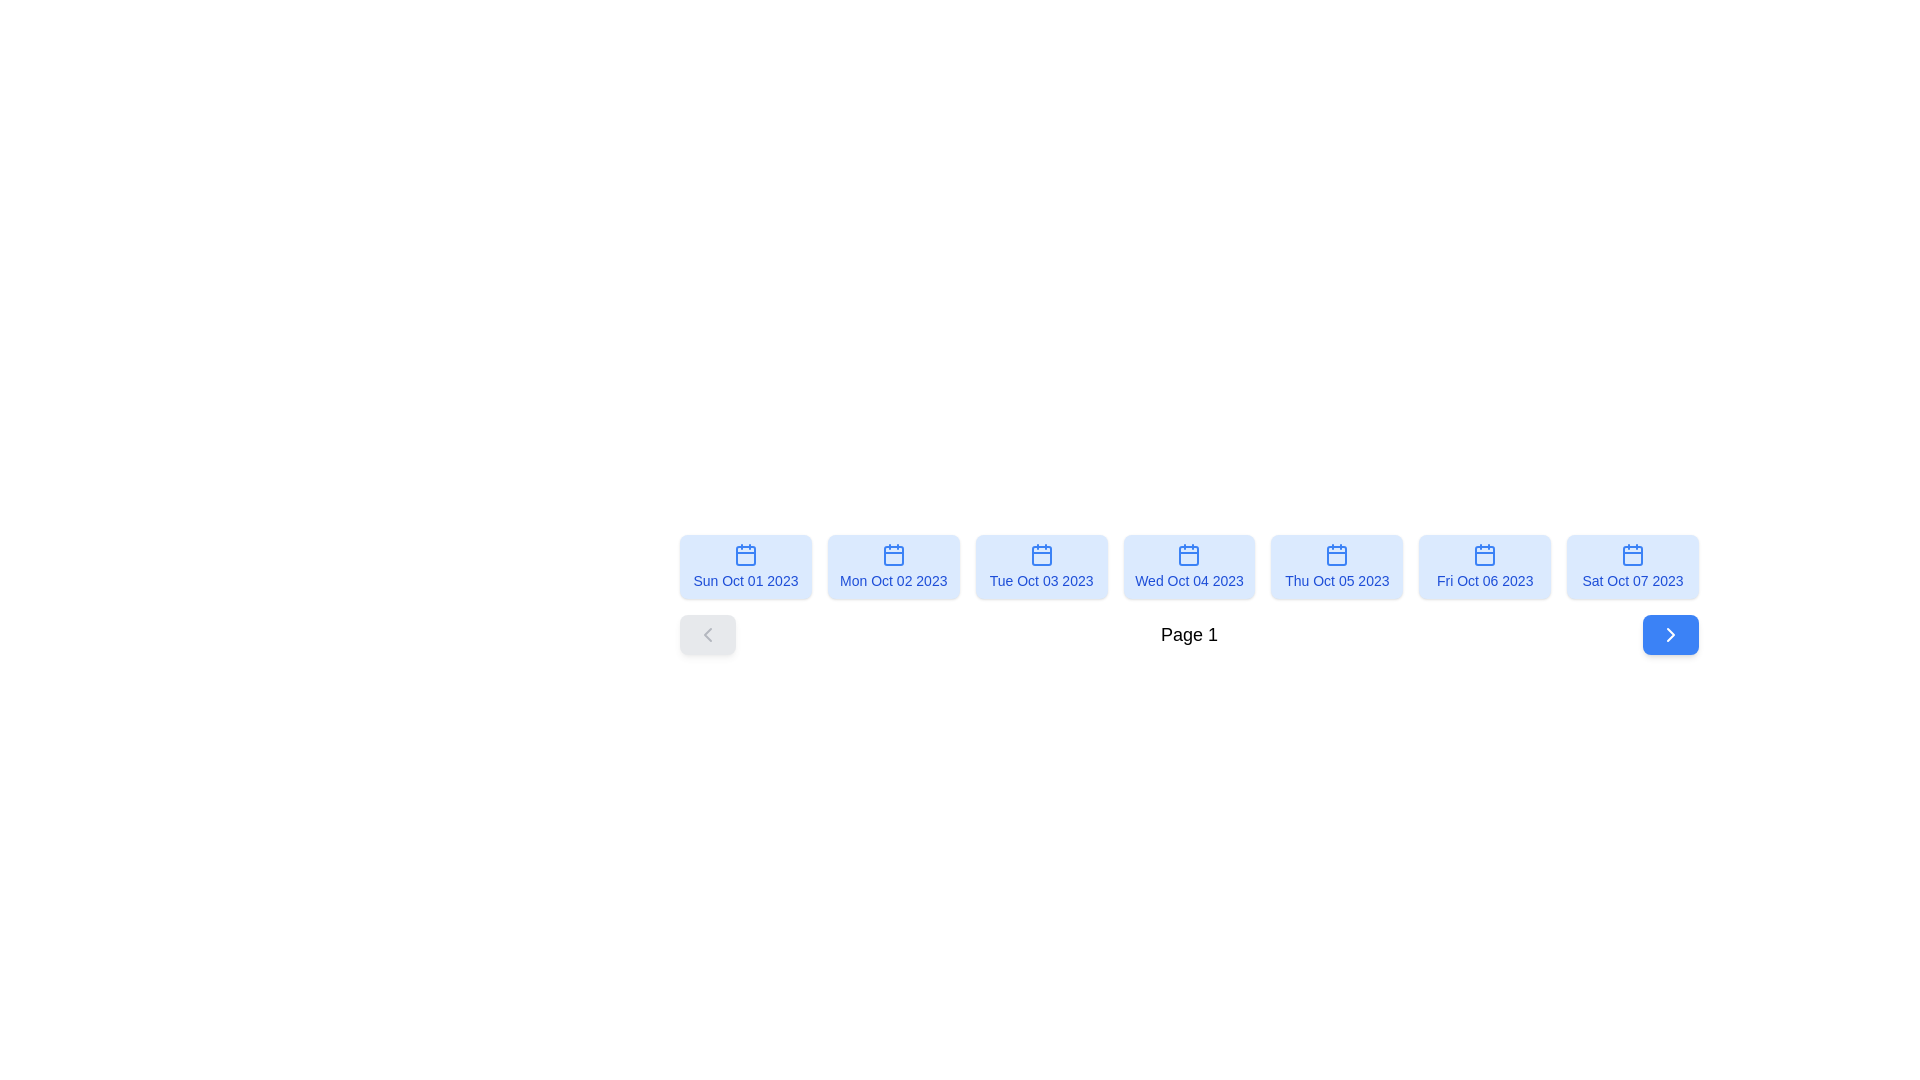 The image size is (1920, 1080). Describe the element at coordinates (1040, 555) in the screenshot. I see `the calendar icon with a blue outline, located within the date card labeled 'Tue Oct 03 2023', which is the third in a horizontal sequence of date cards` at that location.